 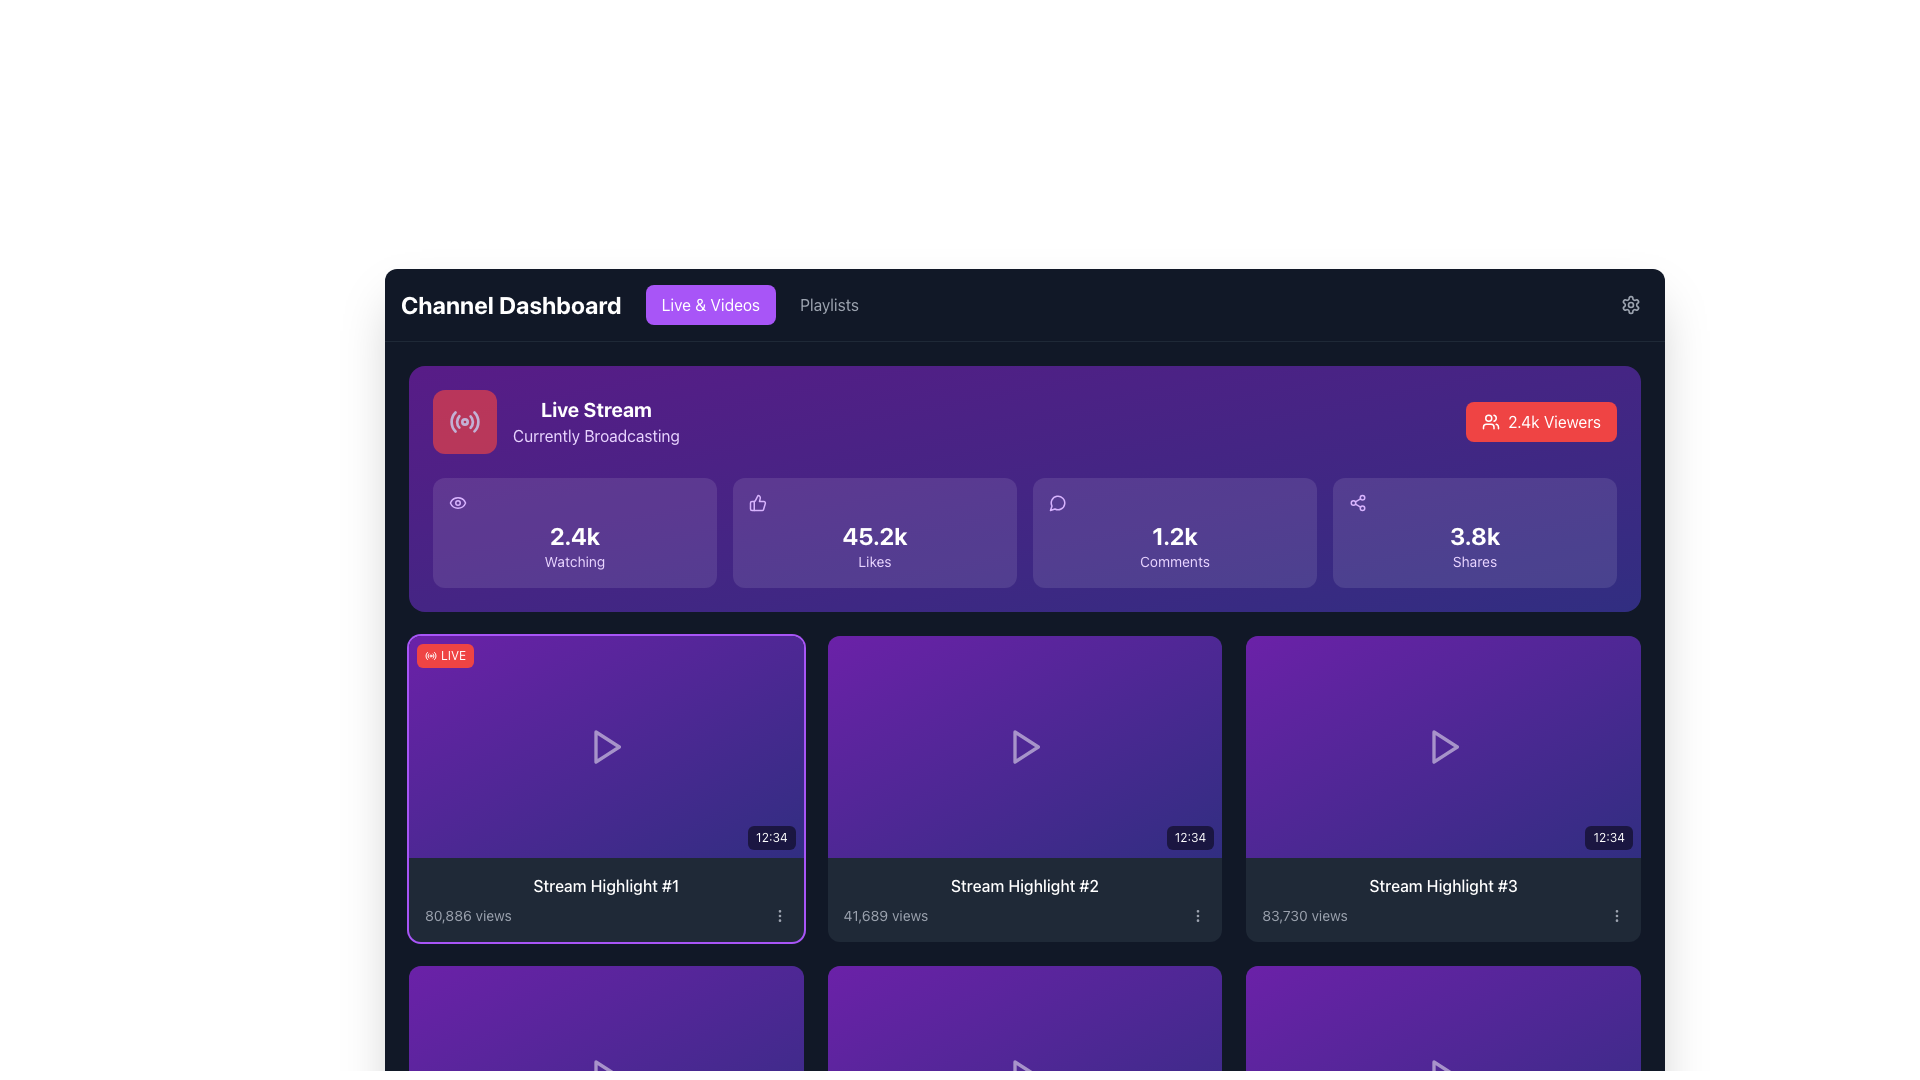 What do you see at coordinates (1175, 535) in the screenshot?
I see `the Text label that presents the number of comments, located in the top-right section of the interface as the third box from the left, bordered by 'Likes' and 'Shares' boxes` at bounding box center [1175, 535].